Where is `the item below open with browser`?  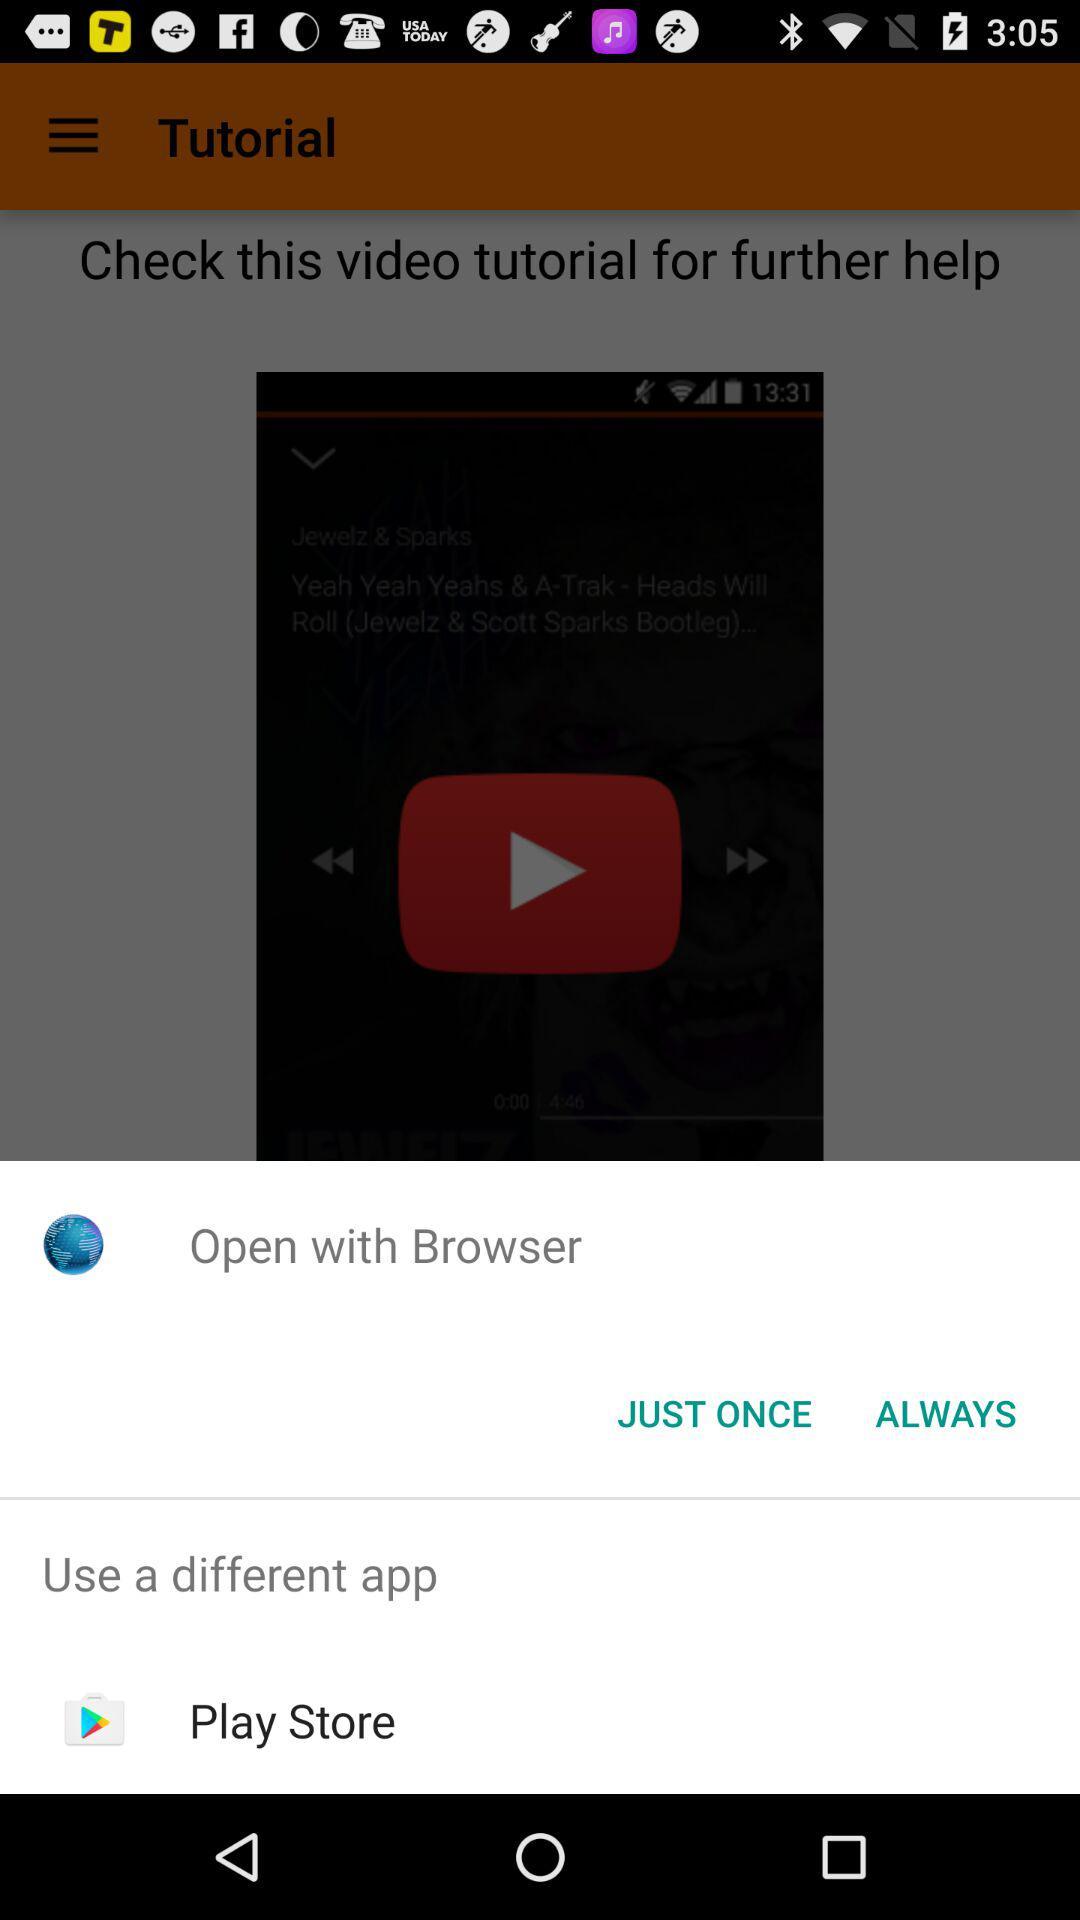 the item below open with browser is located at coordinates (945, 1411).